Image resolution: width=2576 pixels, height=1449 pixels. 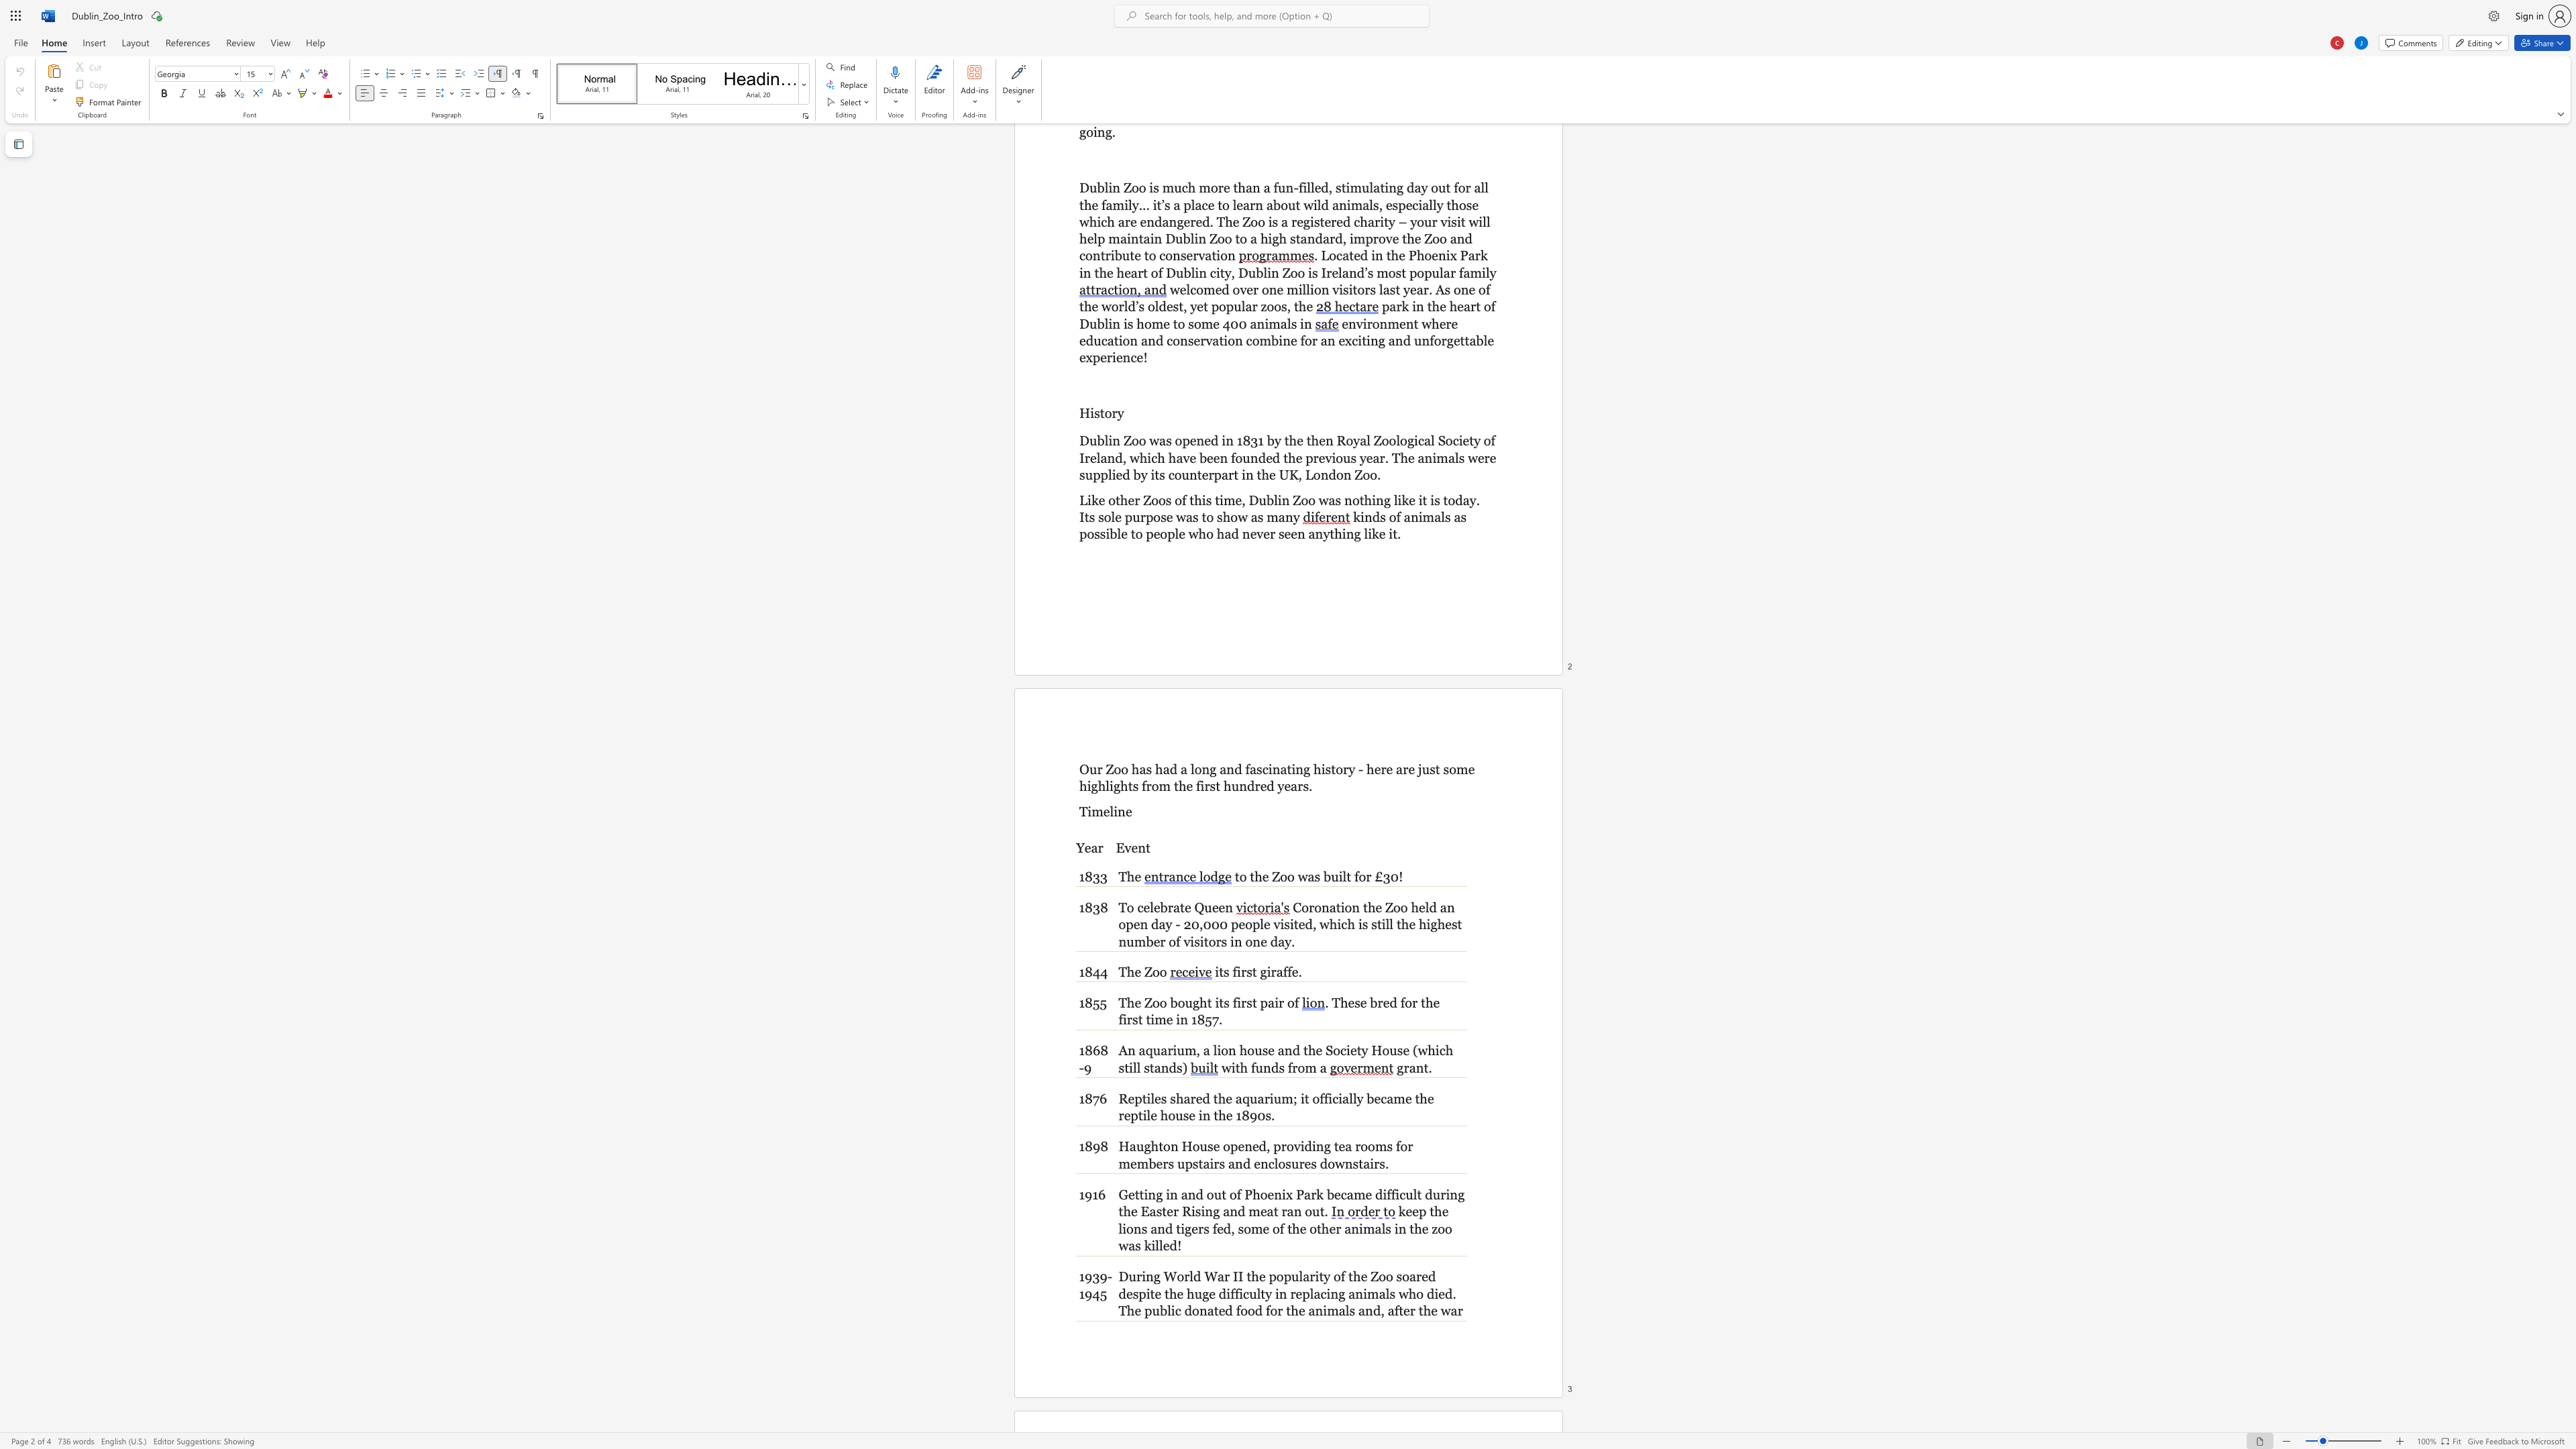 What do you see at coordinates (1211, 907) in the screenshot?
I see `the subset text "ee" within the text "To celebrate Queen"` at bounding box center [1211, 907].